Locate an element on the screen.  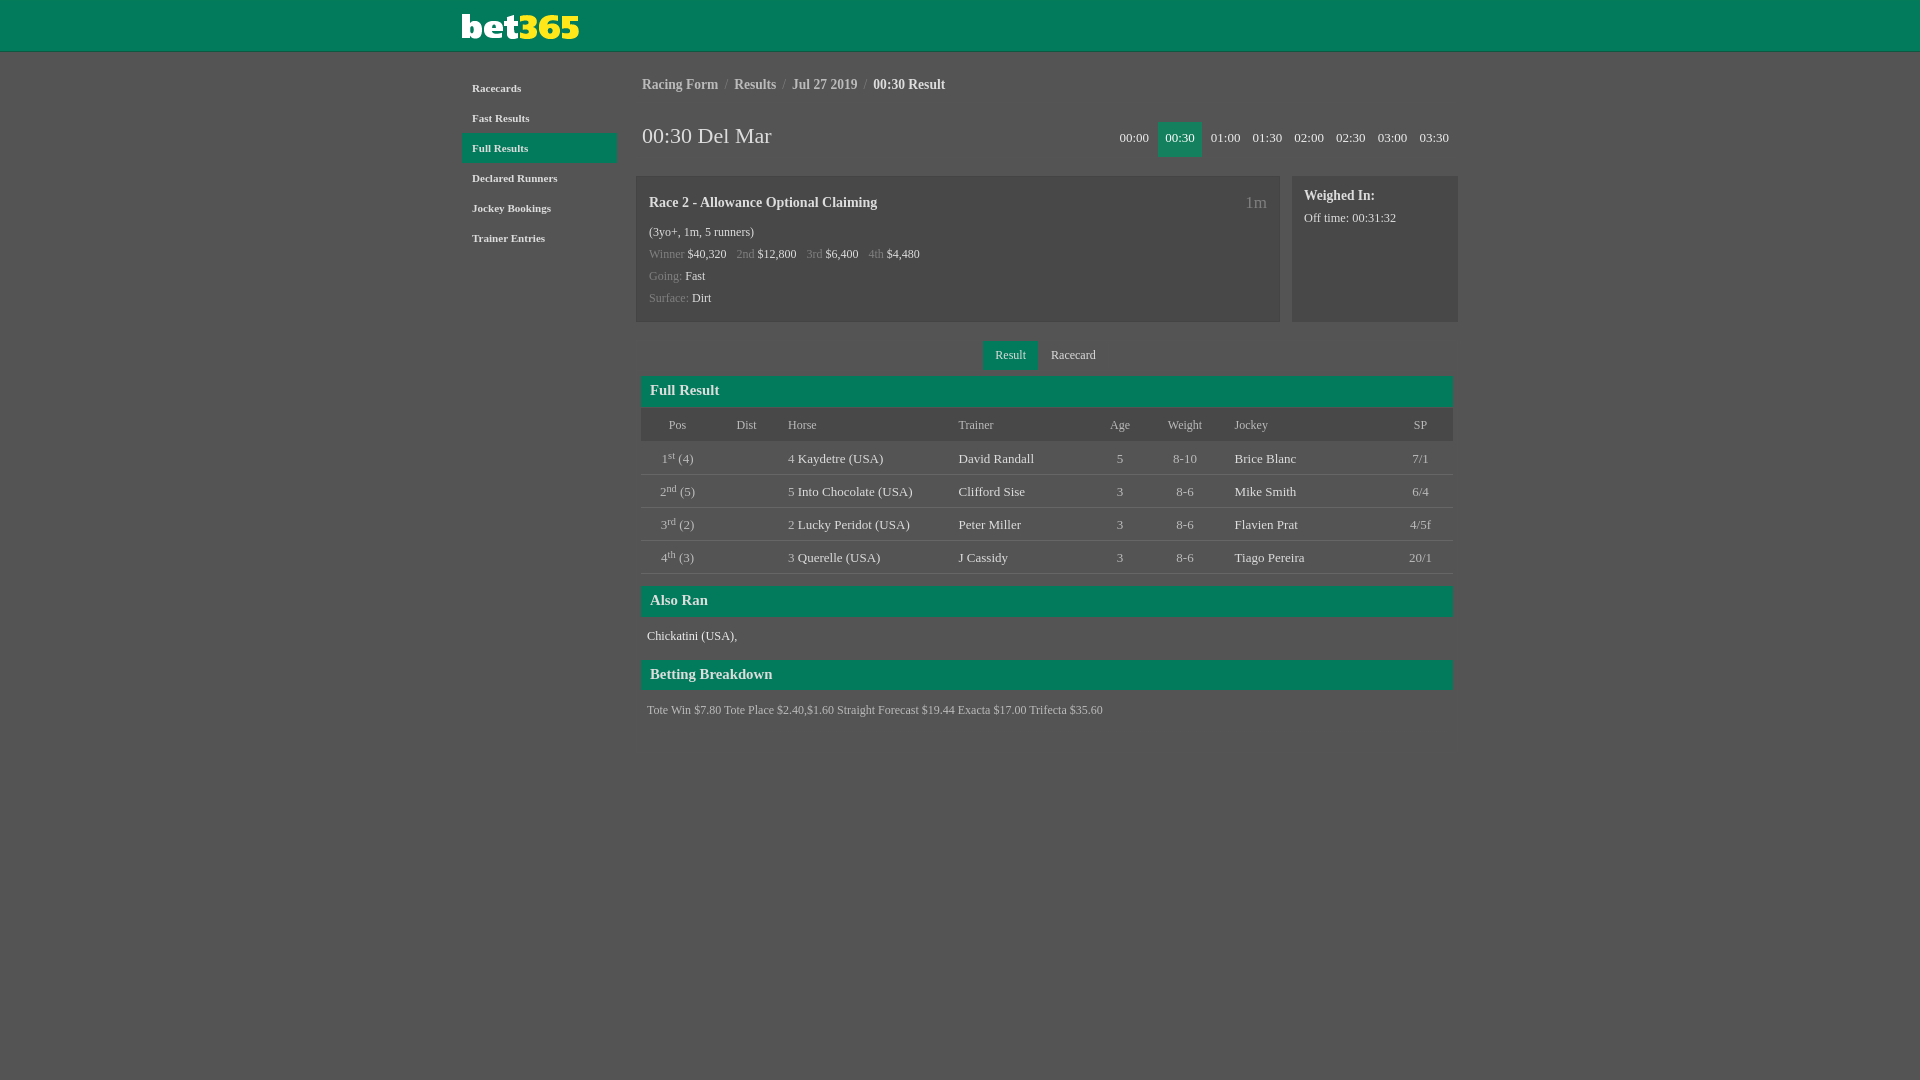
'00:30' is located at coordinates (1180, 139).